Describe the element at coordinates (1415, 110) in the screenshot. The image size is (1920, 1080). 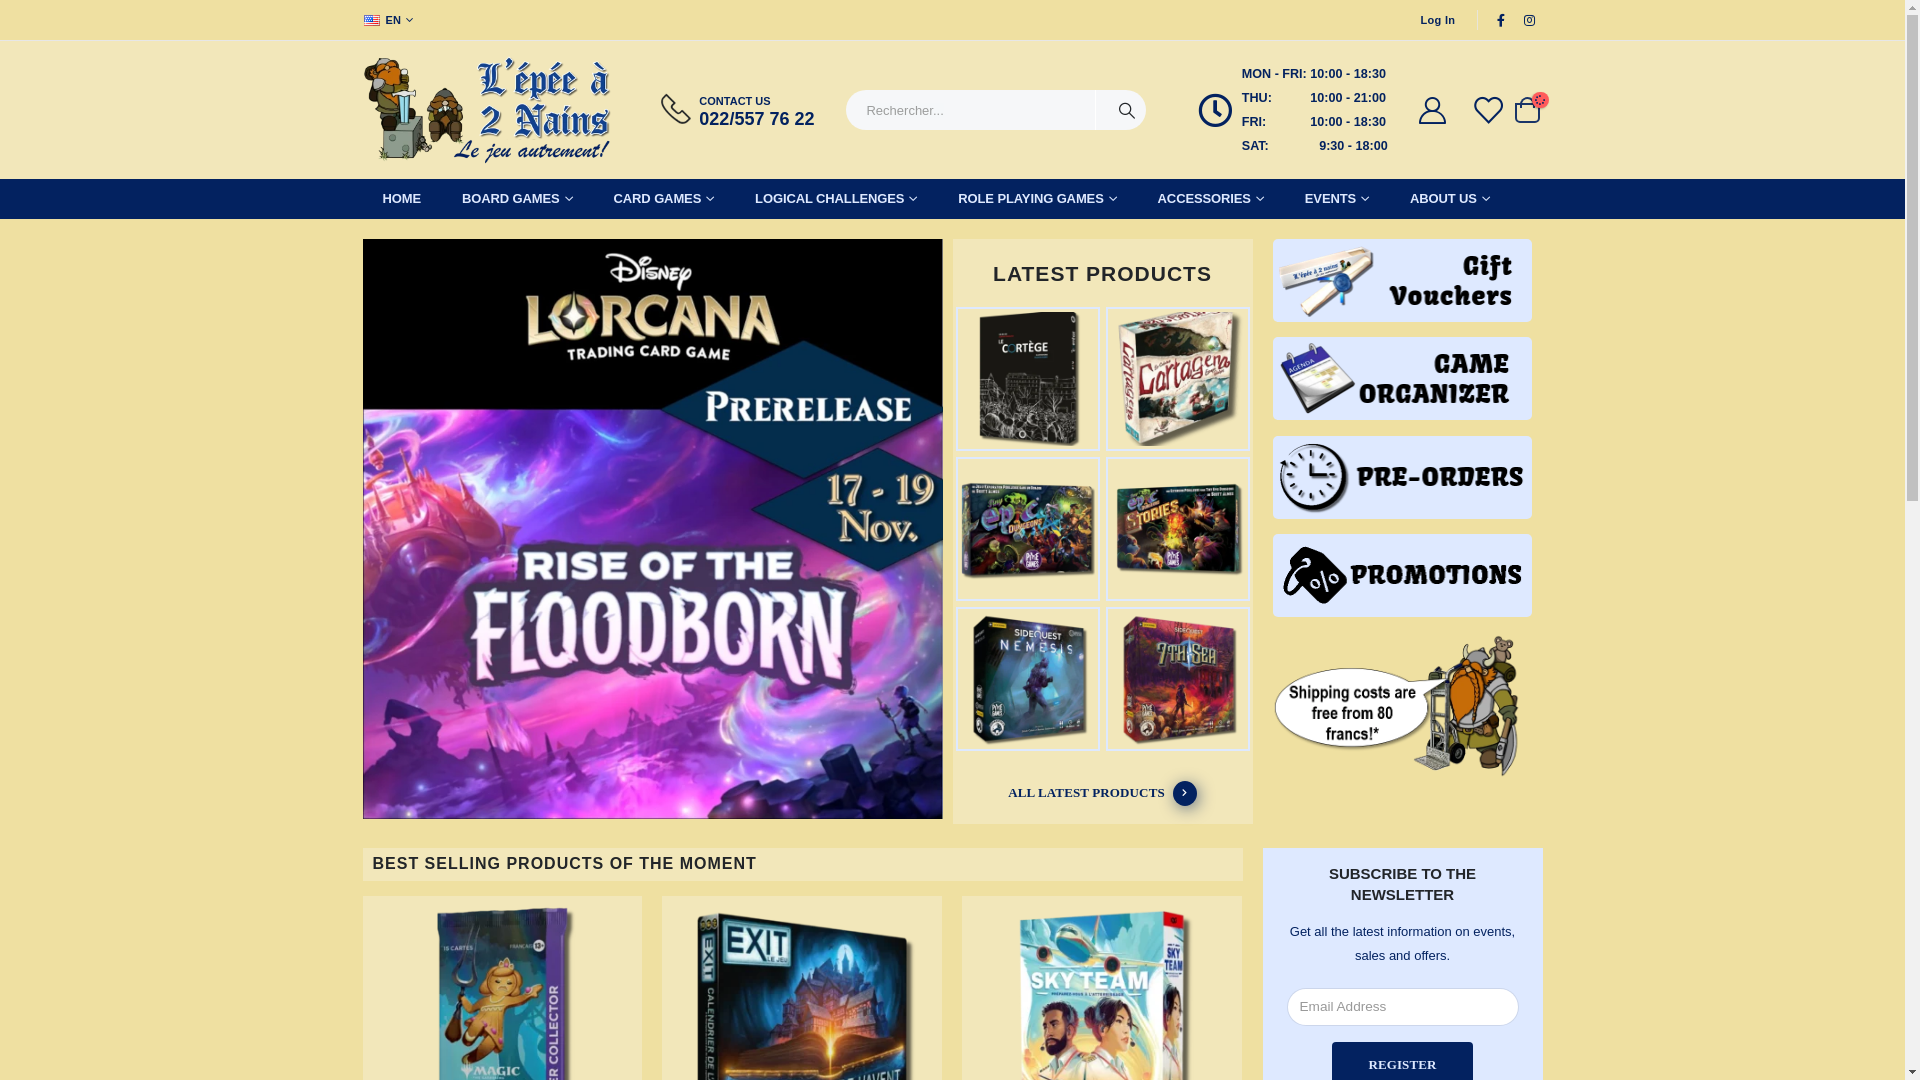
I see `'My Account'` at that location.